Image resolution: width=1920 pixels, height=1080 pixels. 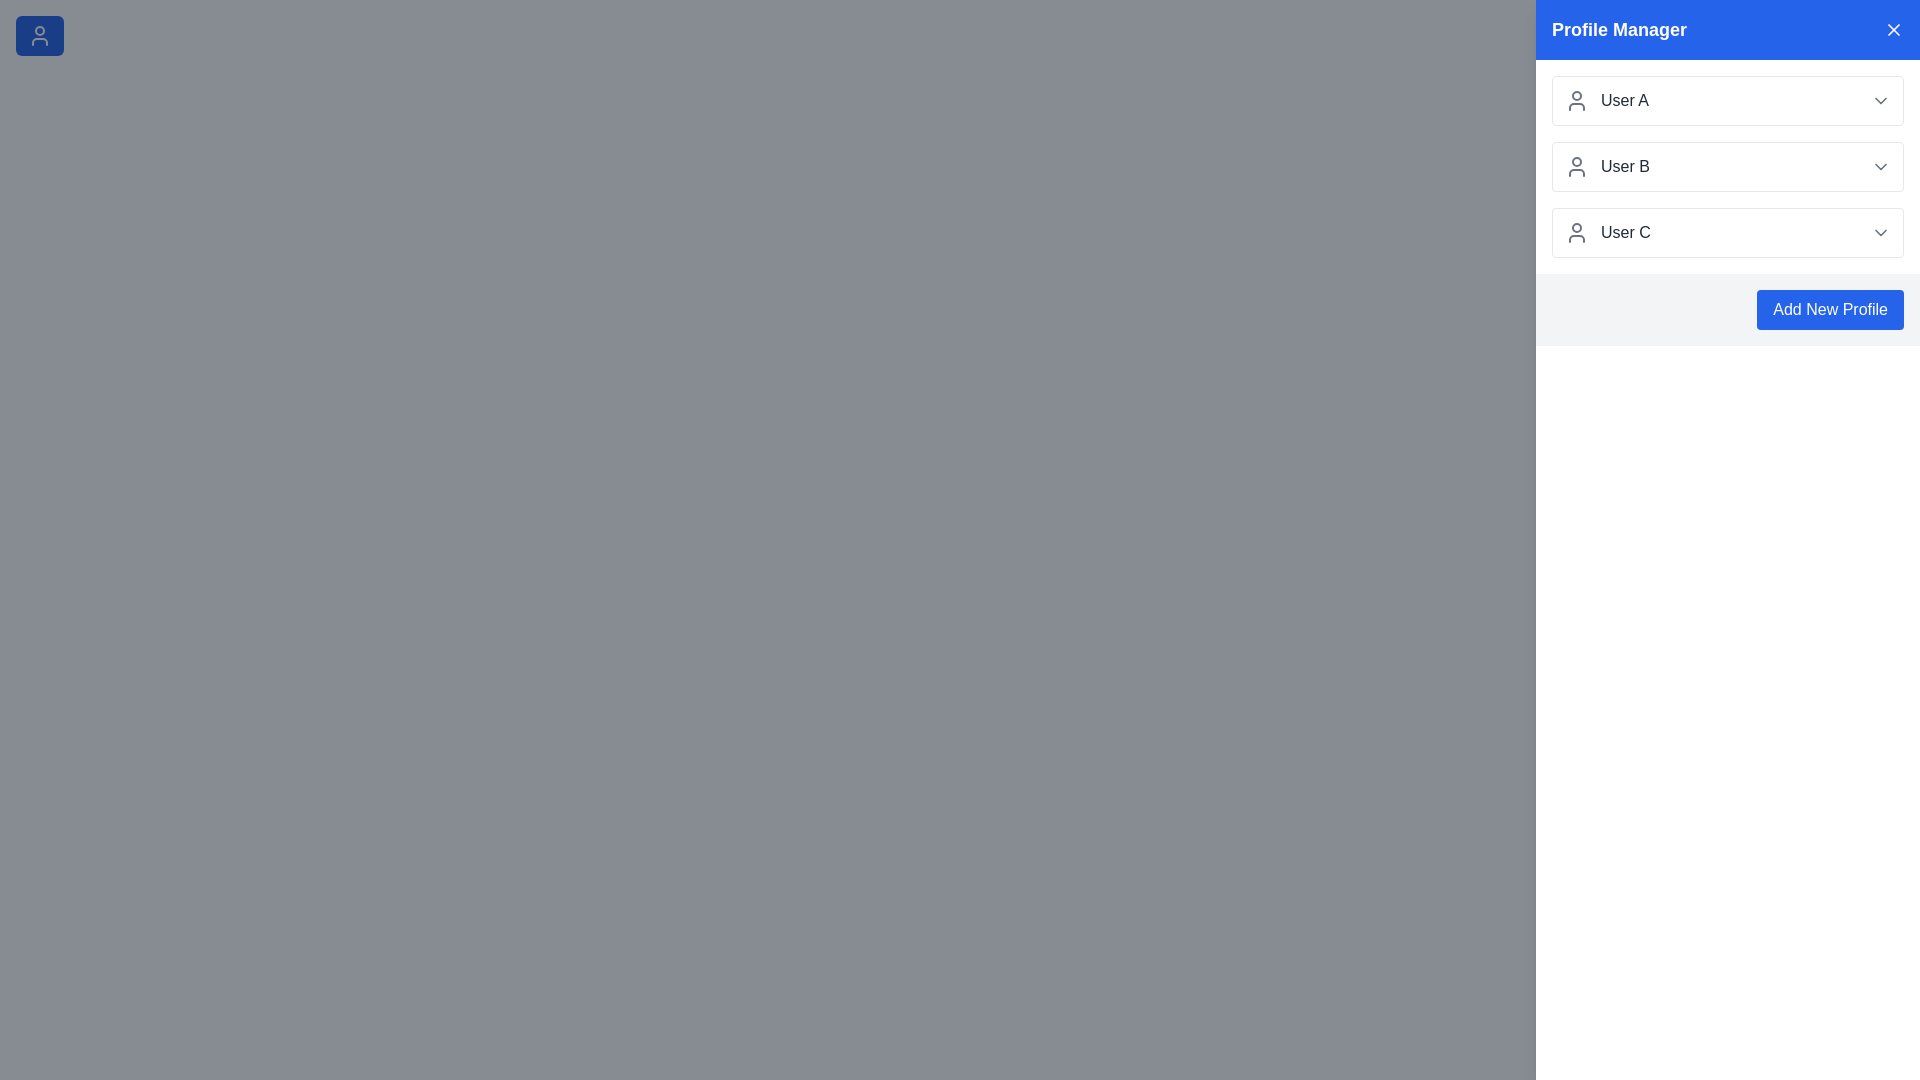 I want to click on the profile selection row displaying 'User A' in the 'Profile Manager' section, so click(x=1727, y=100).